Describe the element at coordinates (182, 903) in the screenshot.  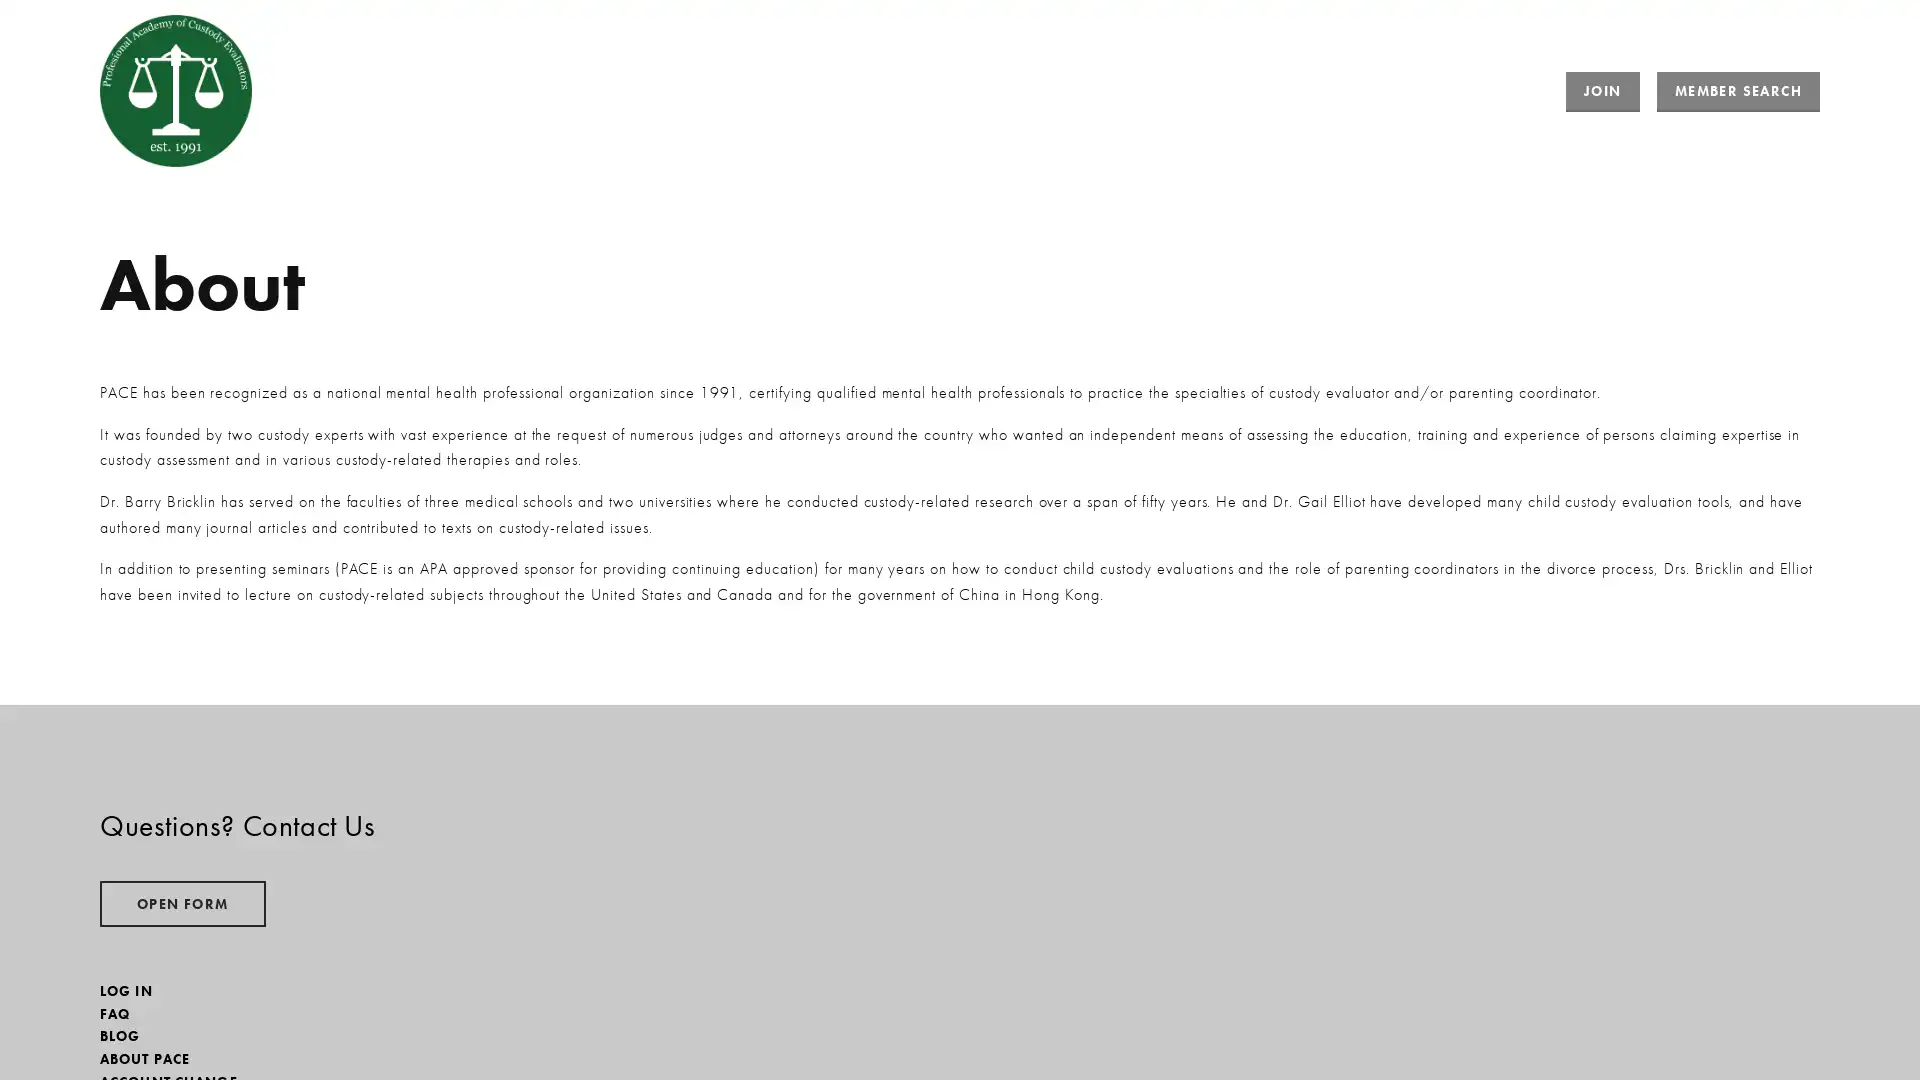
I see `OPEN FORM` at that location.